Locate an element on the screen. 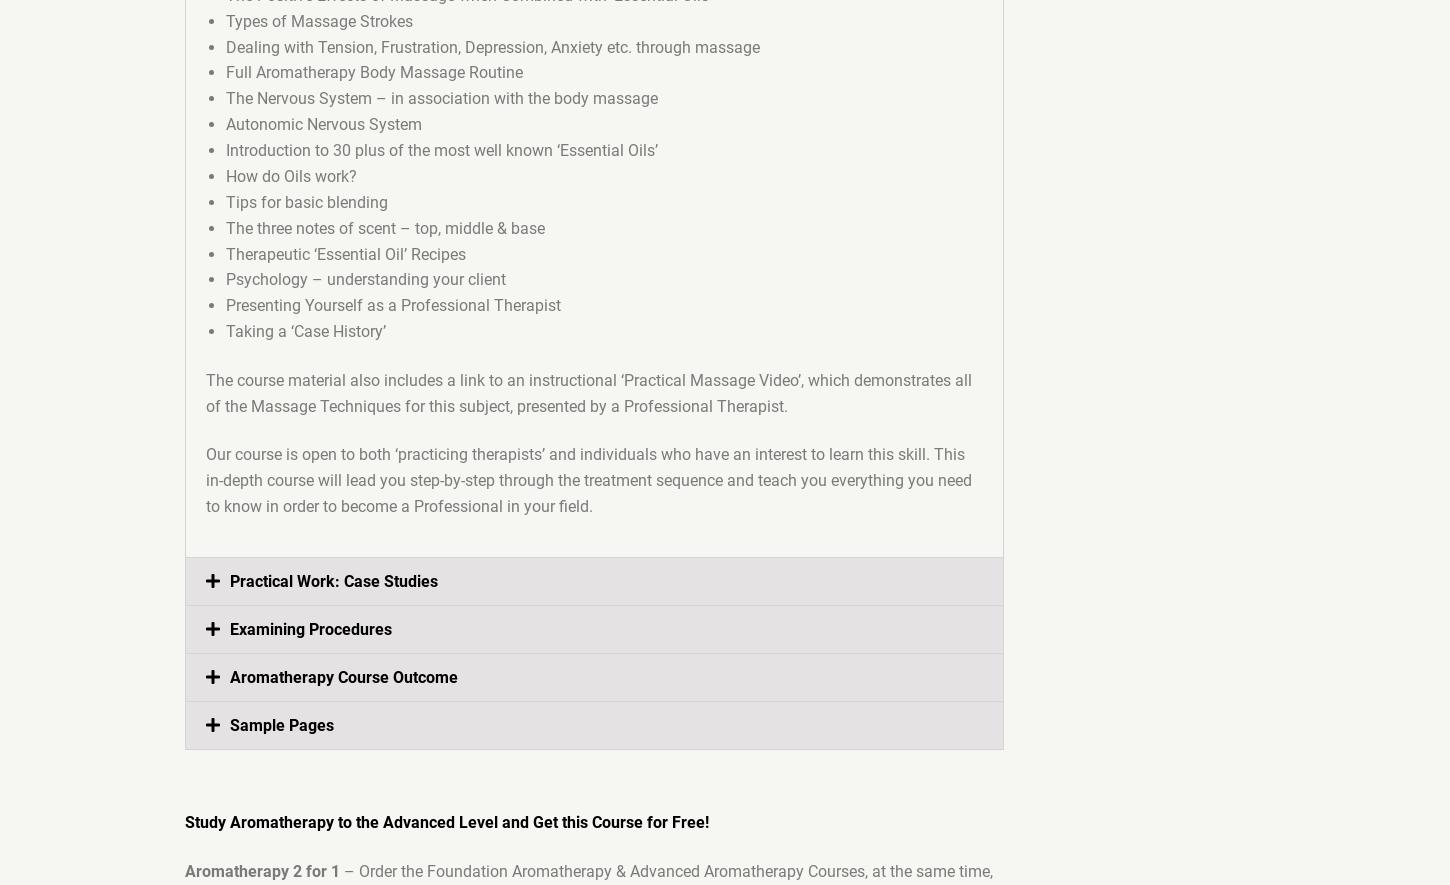 This screenshot has width=1450, height=885. 'The three notes of scent – top, middle & base' is located at coordinates (384, 226).